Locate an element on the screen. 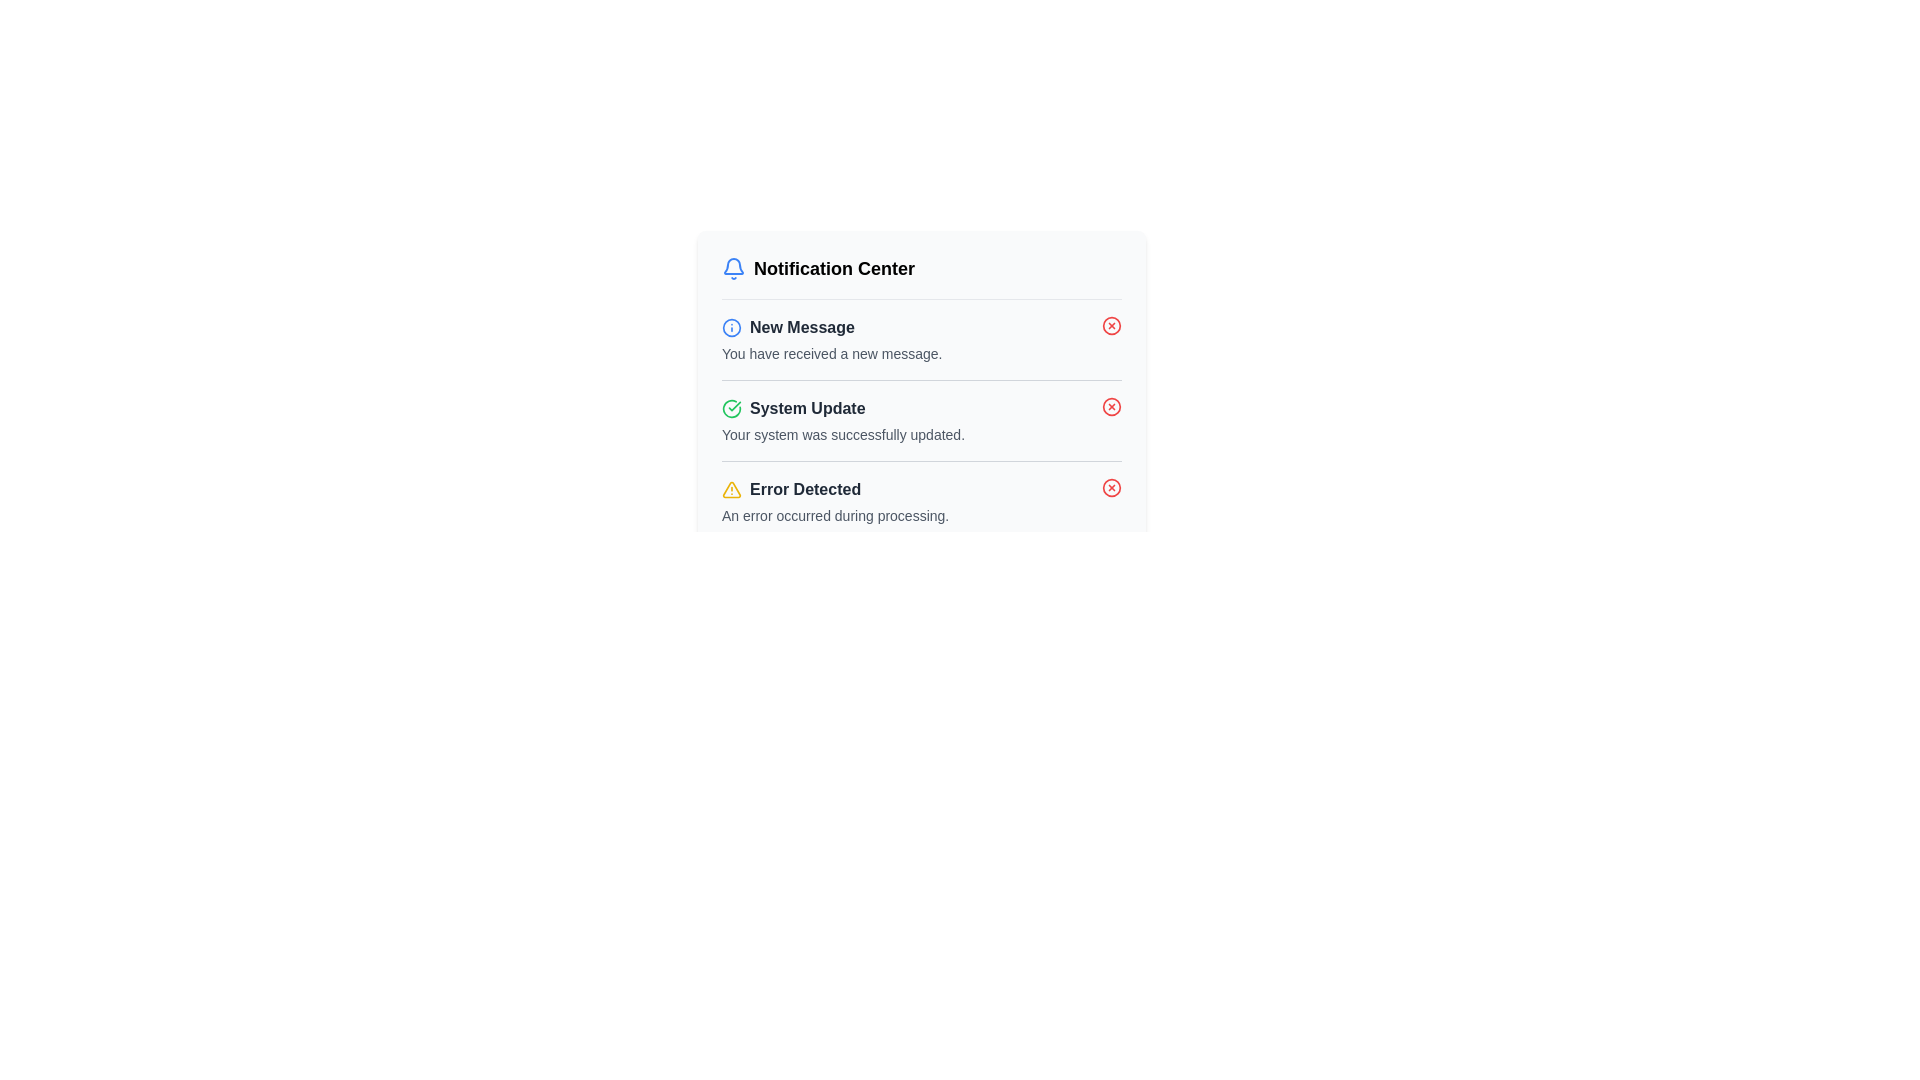 The height and width of the screenshot is (1080, 1920). the Notification Entry that contains the header 'New Message' and descriptive text stating 'You have received a new message.' is located at coordinates (832, 338).